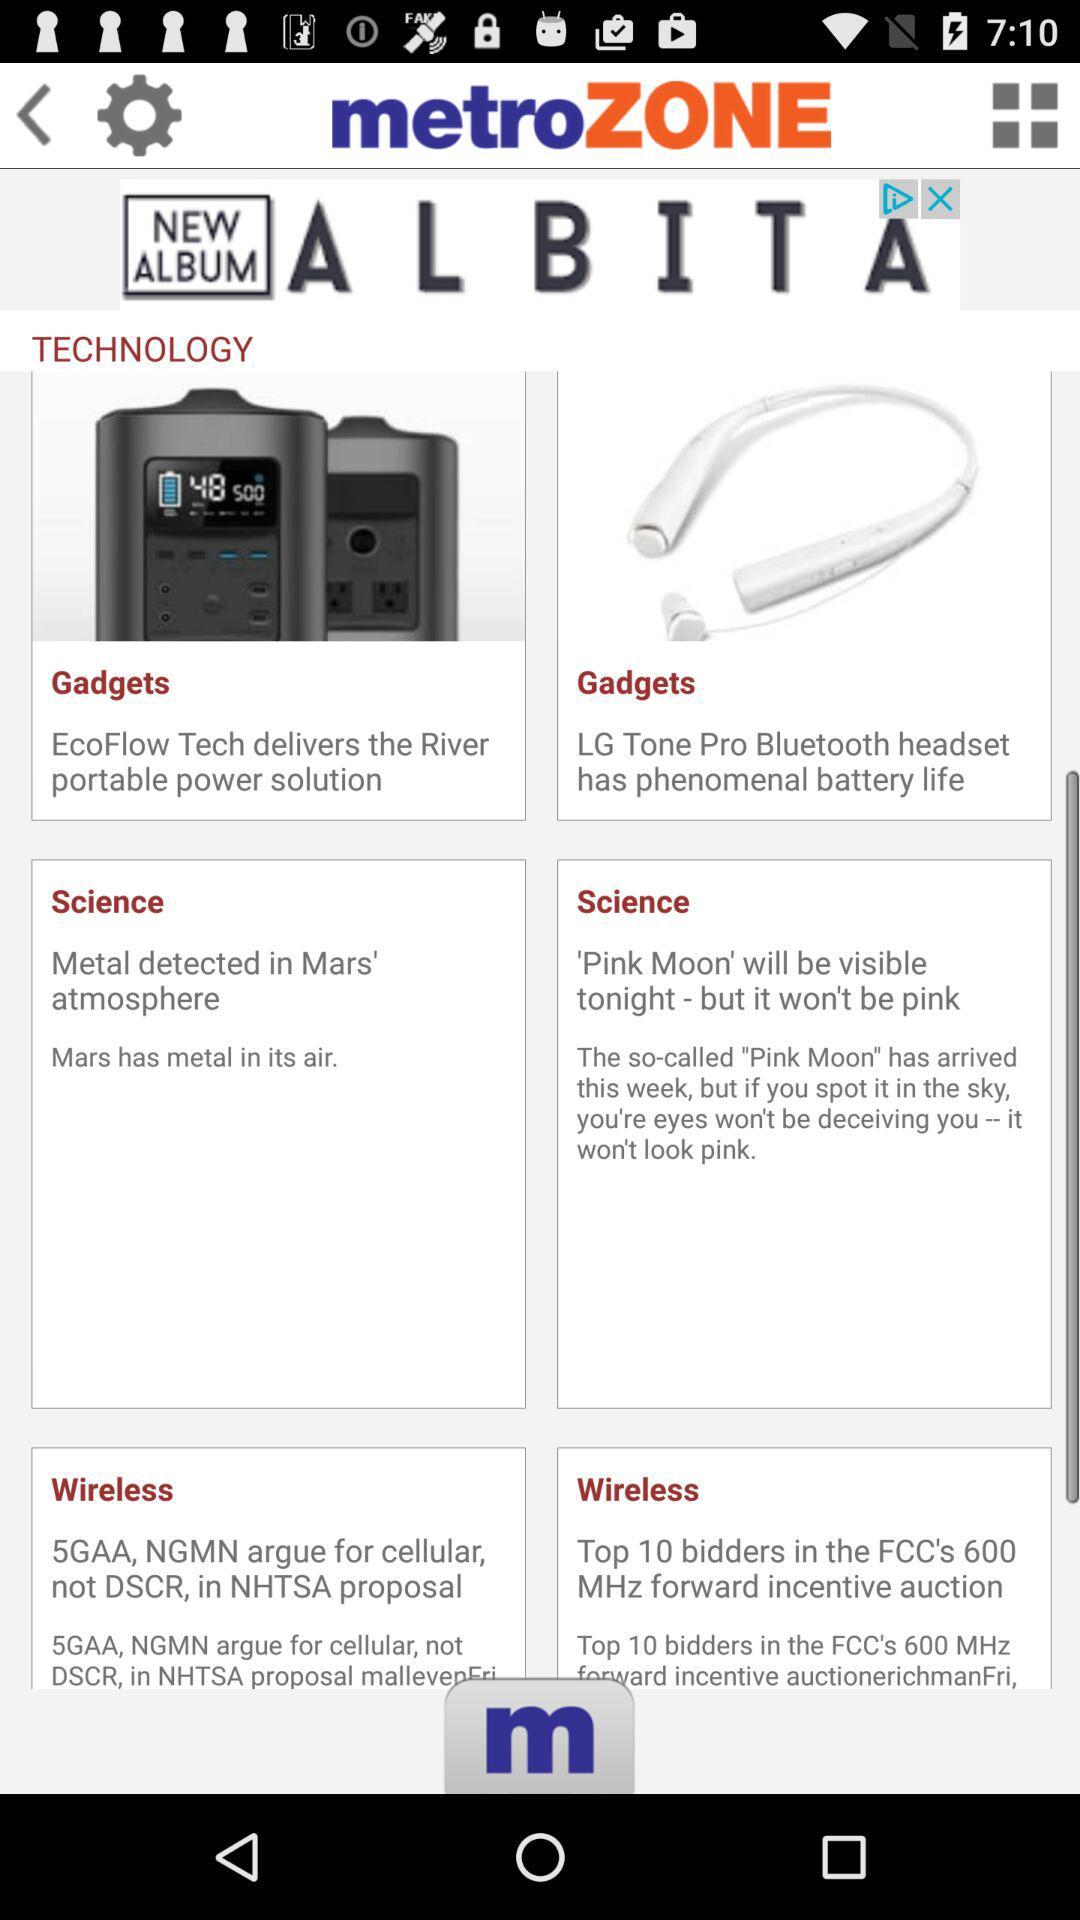 Image resolution: width=1080 pixels, height=1920 pixels. I want to click on the arrow_backward icon, so click(54, 122).